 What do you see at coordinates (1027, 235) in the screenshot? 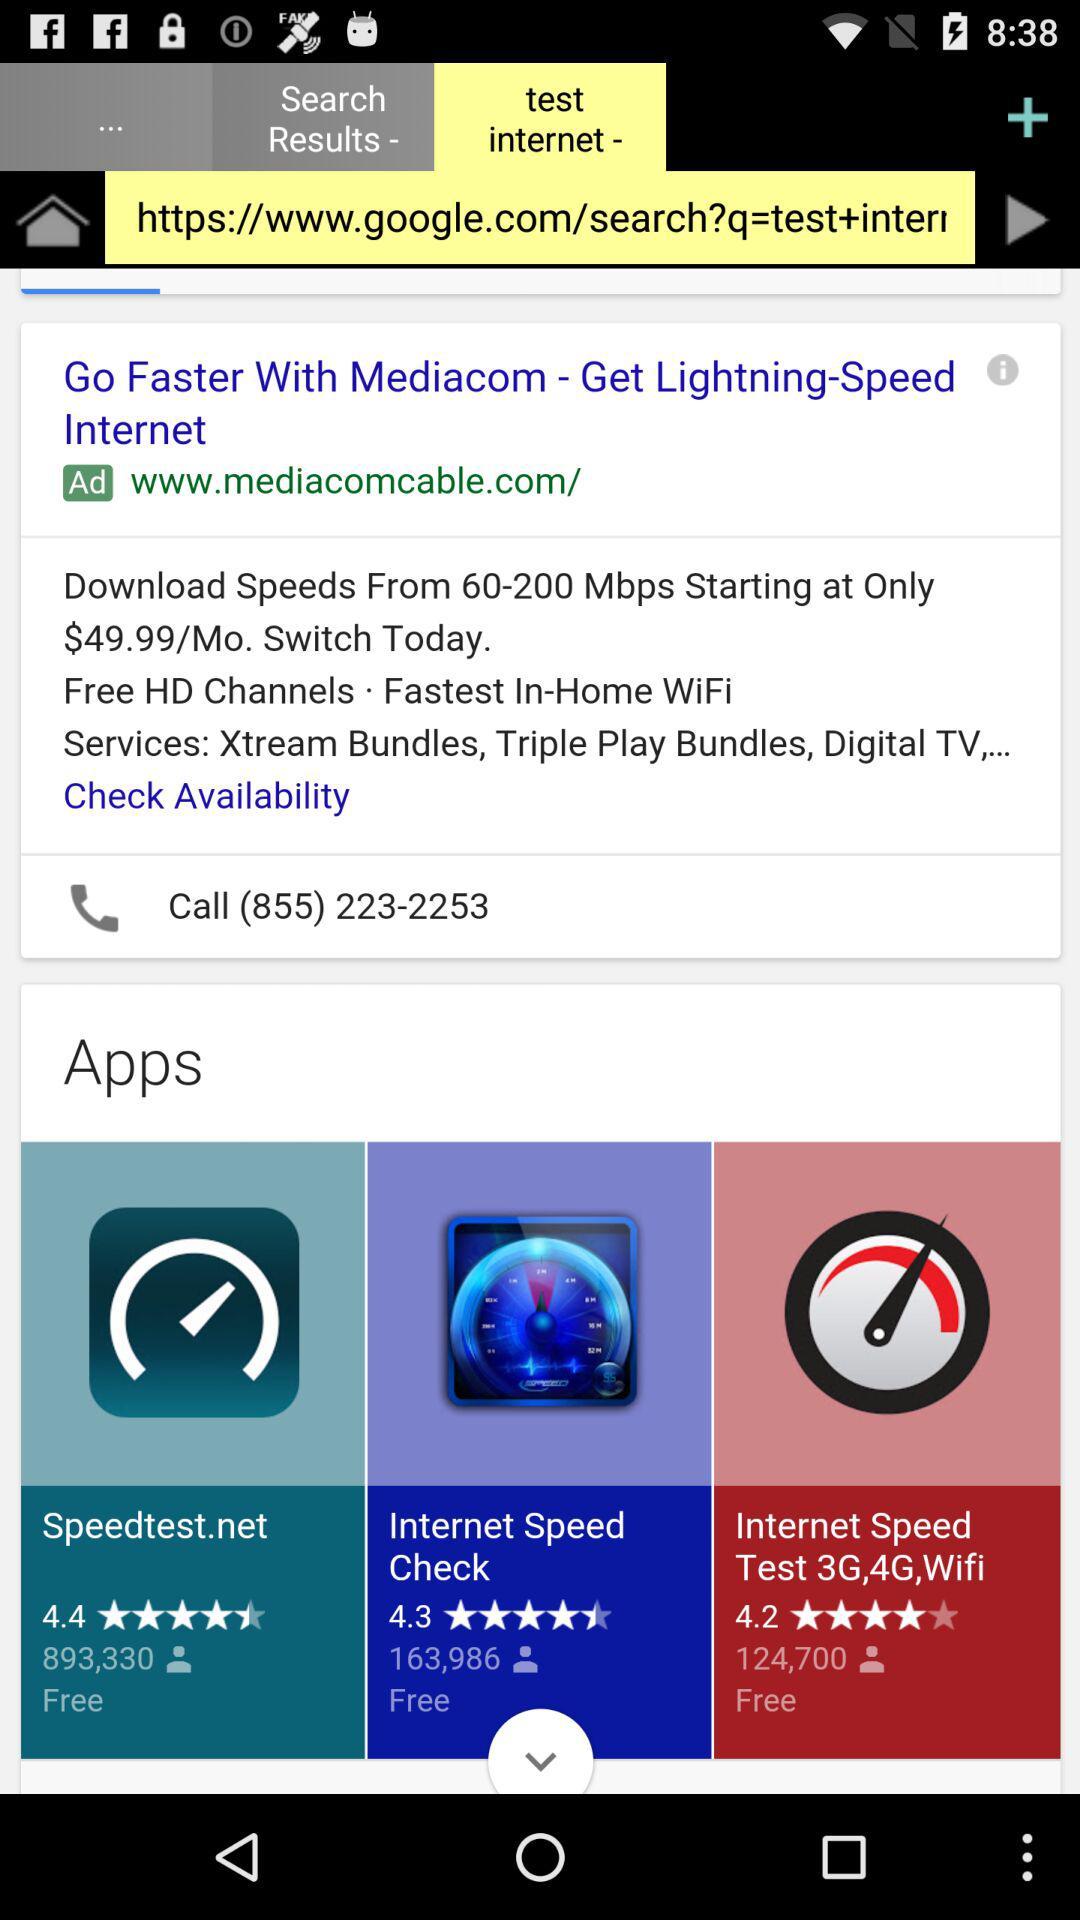
I see `the play icon` at bounding box center [1027, 235].